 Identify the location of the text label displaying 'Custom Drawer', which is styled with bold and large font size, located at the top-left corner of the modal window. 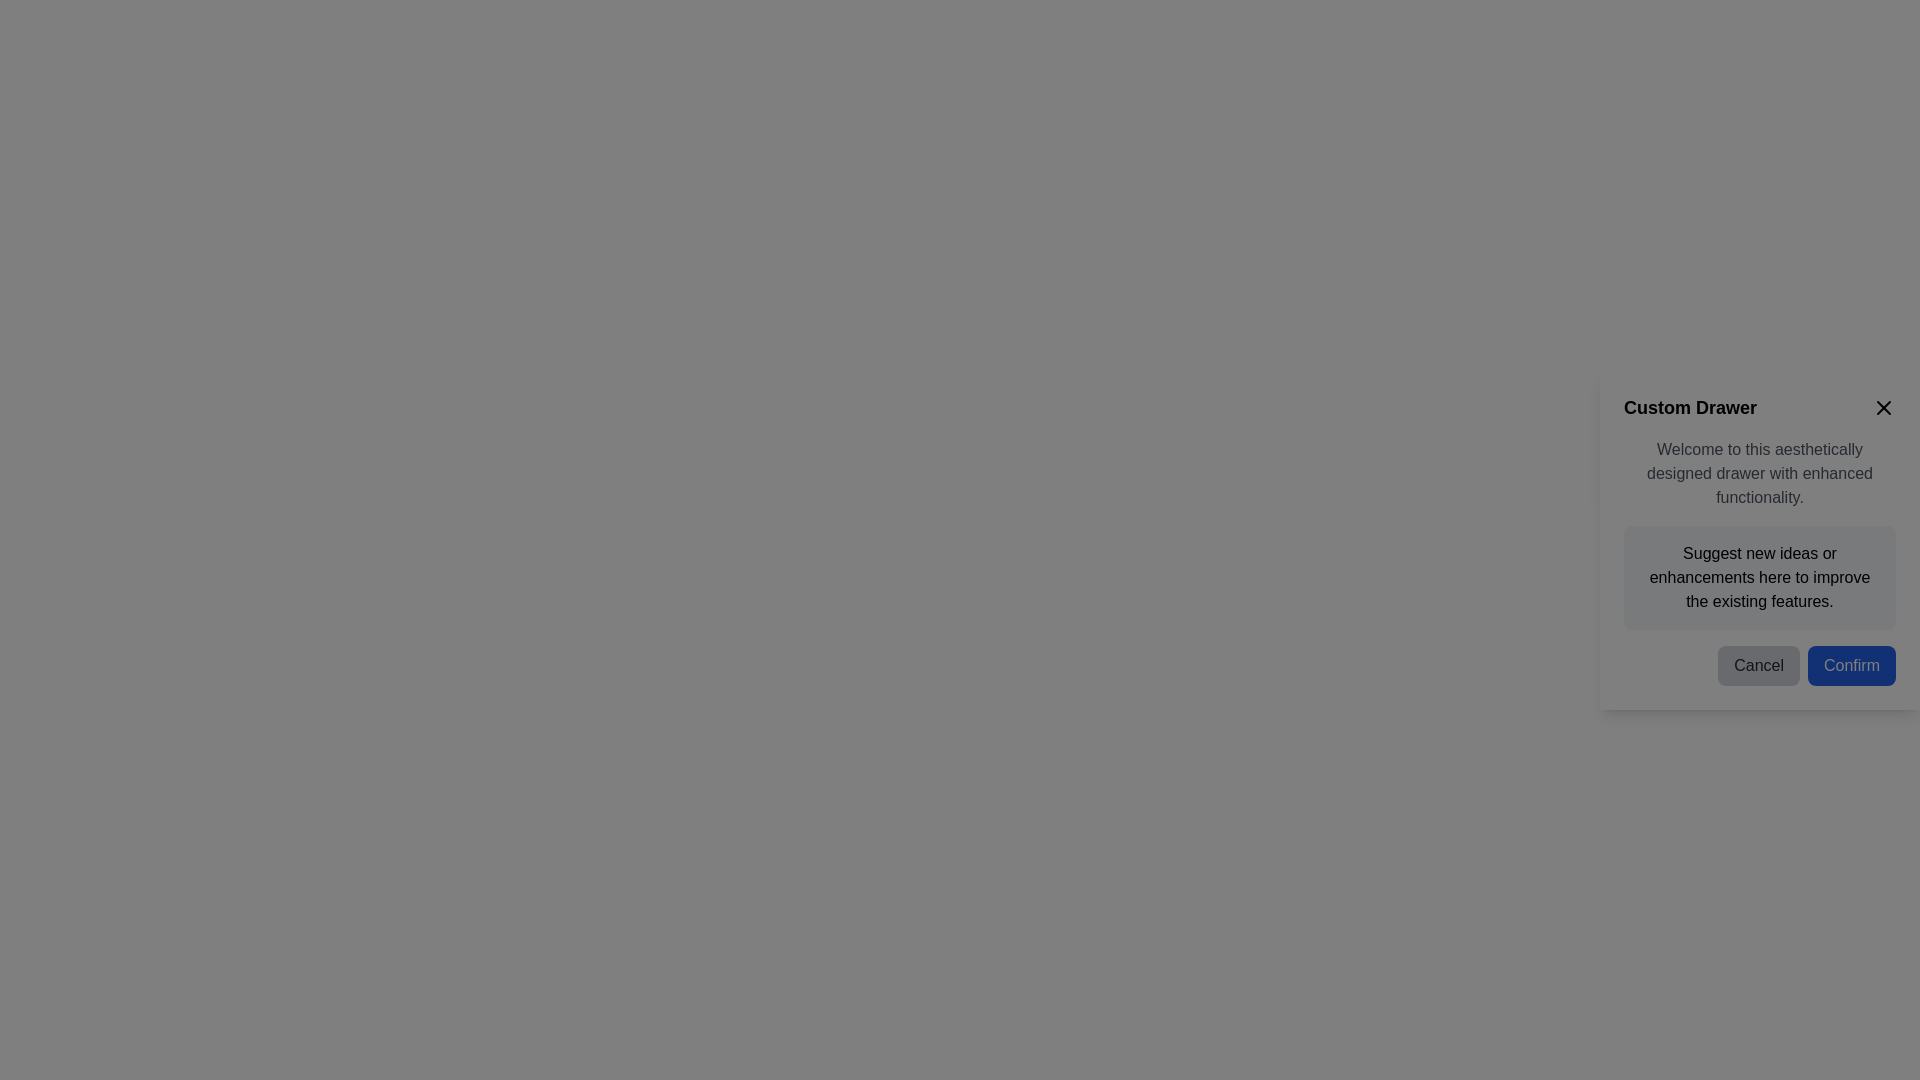
(1689, 407).